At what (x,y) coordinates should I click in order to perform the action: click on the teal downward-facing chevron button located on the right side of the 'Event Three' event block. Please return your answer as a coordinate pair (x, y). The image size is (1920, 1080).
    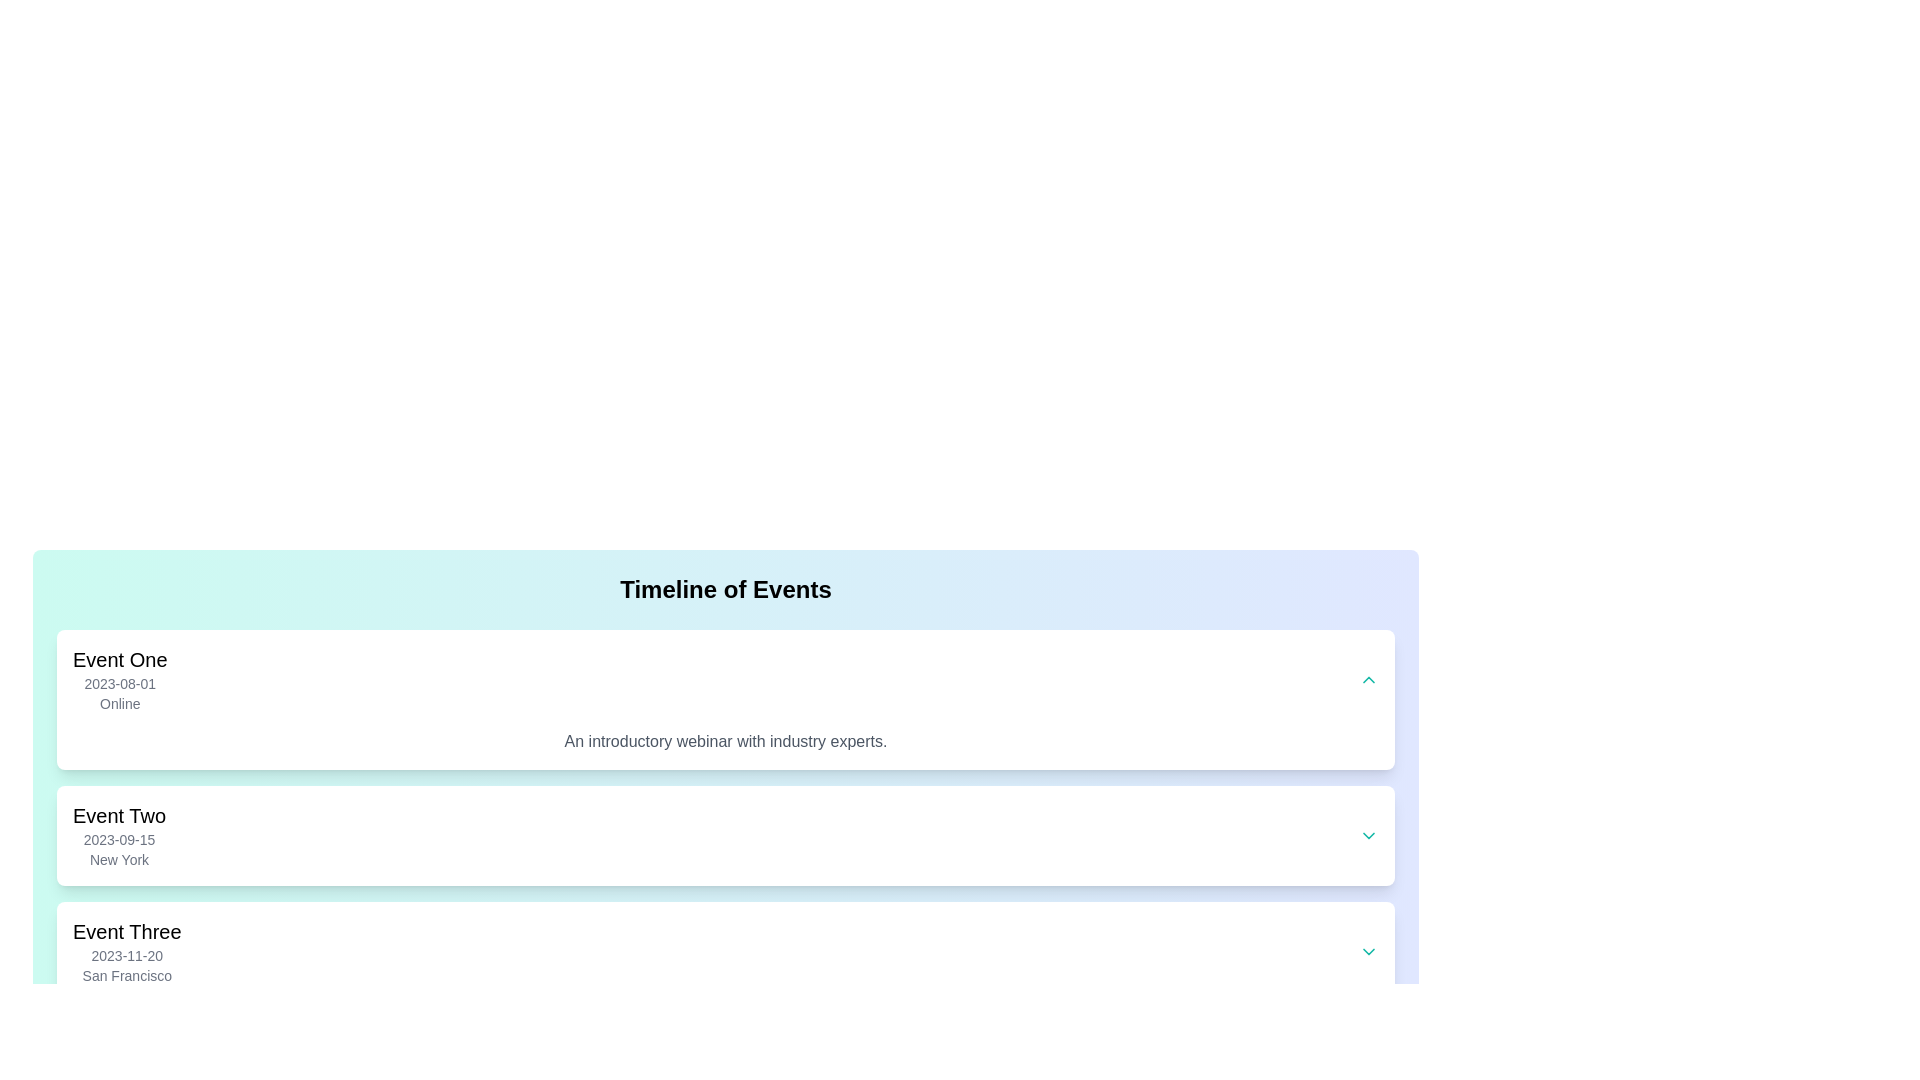
    Looking at the image, I should click on (1367, 951).